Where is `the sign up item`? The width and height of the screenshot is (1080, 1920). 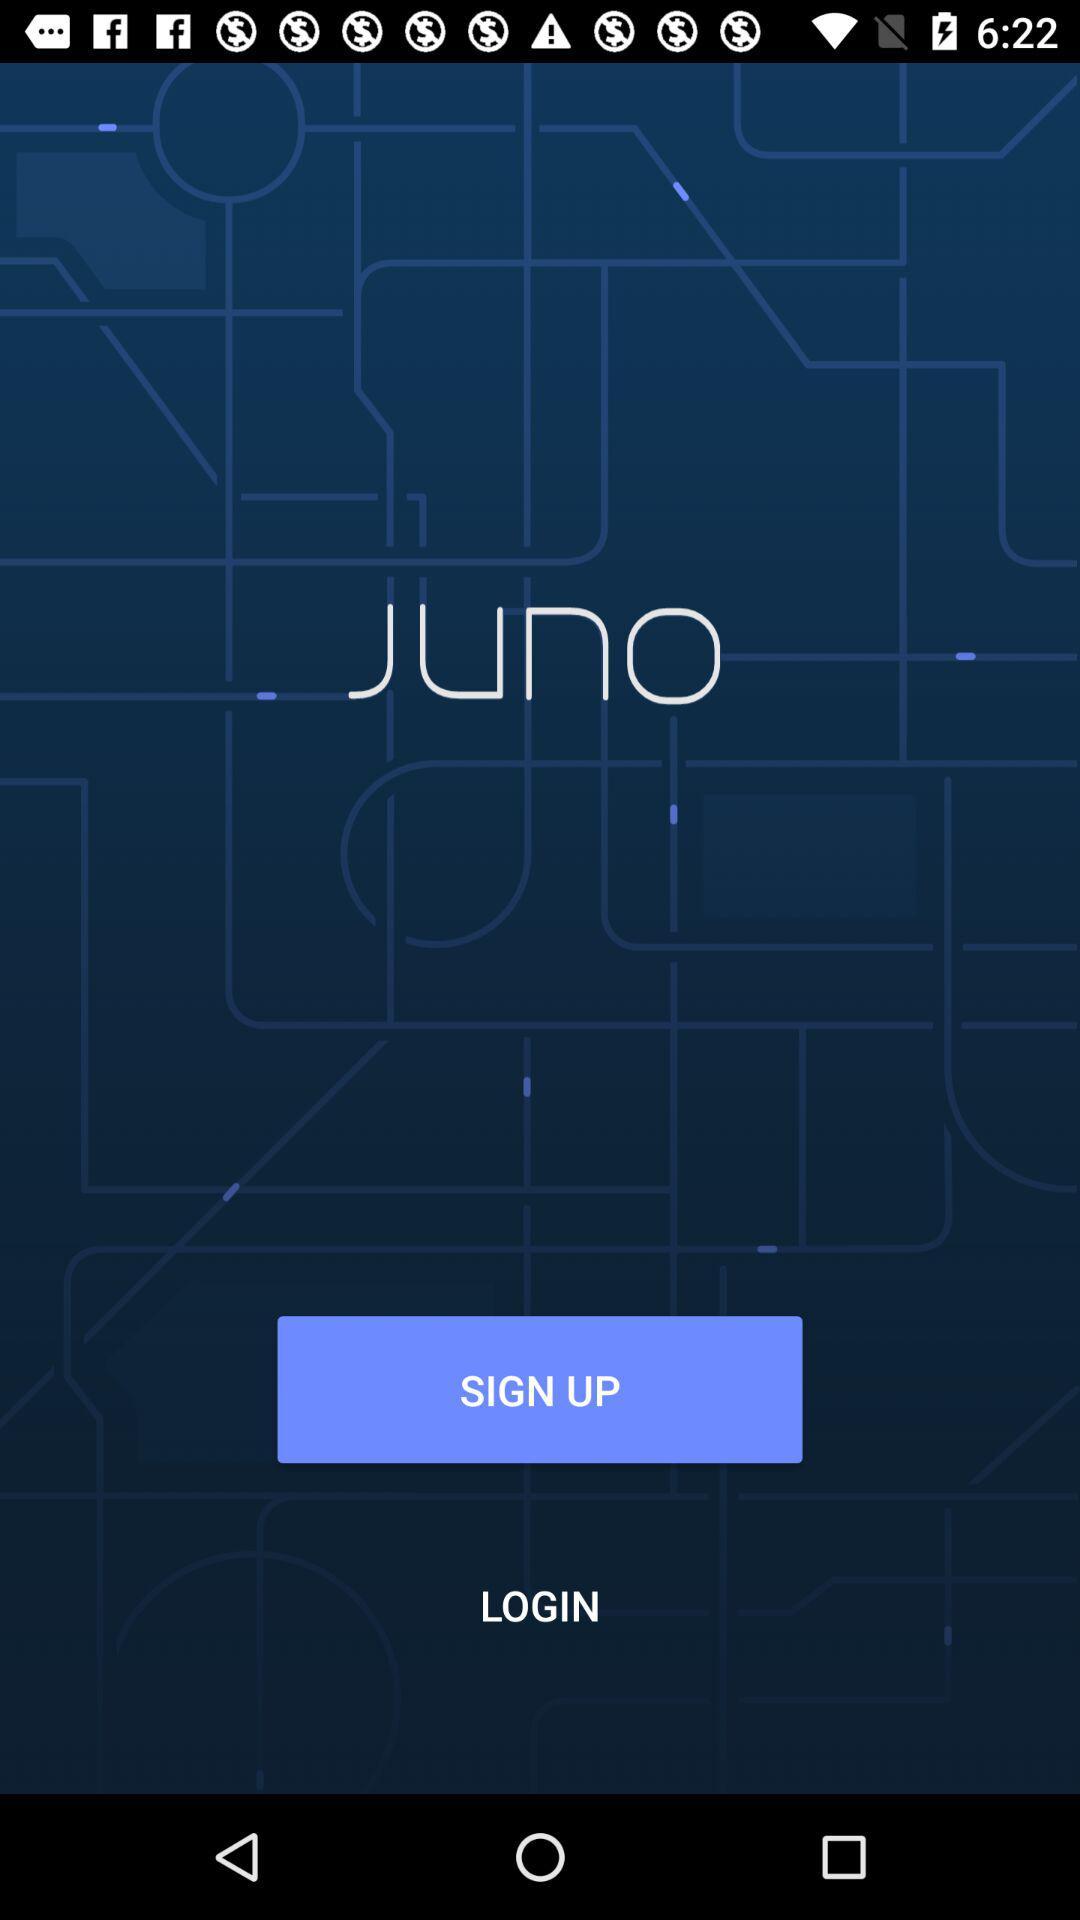 the sign up item is located at coordinates (540, 1388).